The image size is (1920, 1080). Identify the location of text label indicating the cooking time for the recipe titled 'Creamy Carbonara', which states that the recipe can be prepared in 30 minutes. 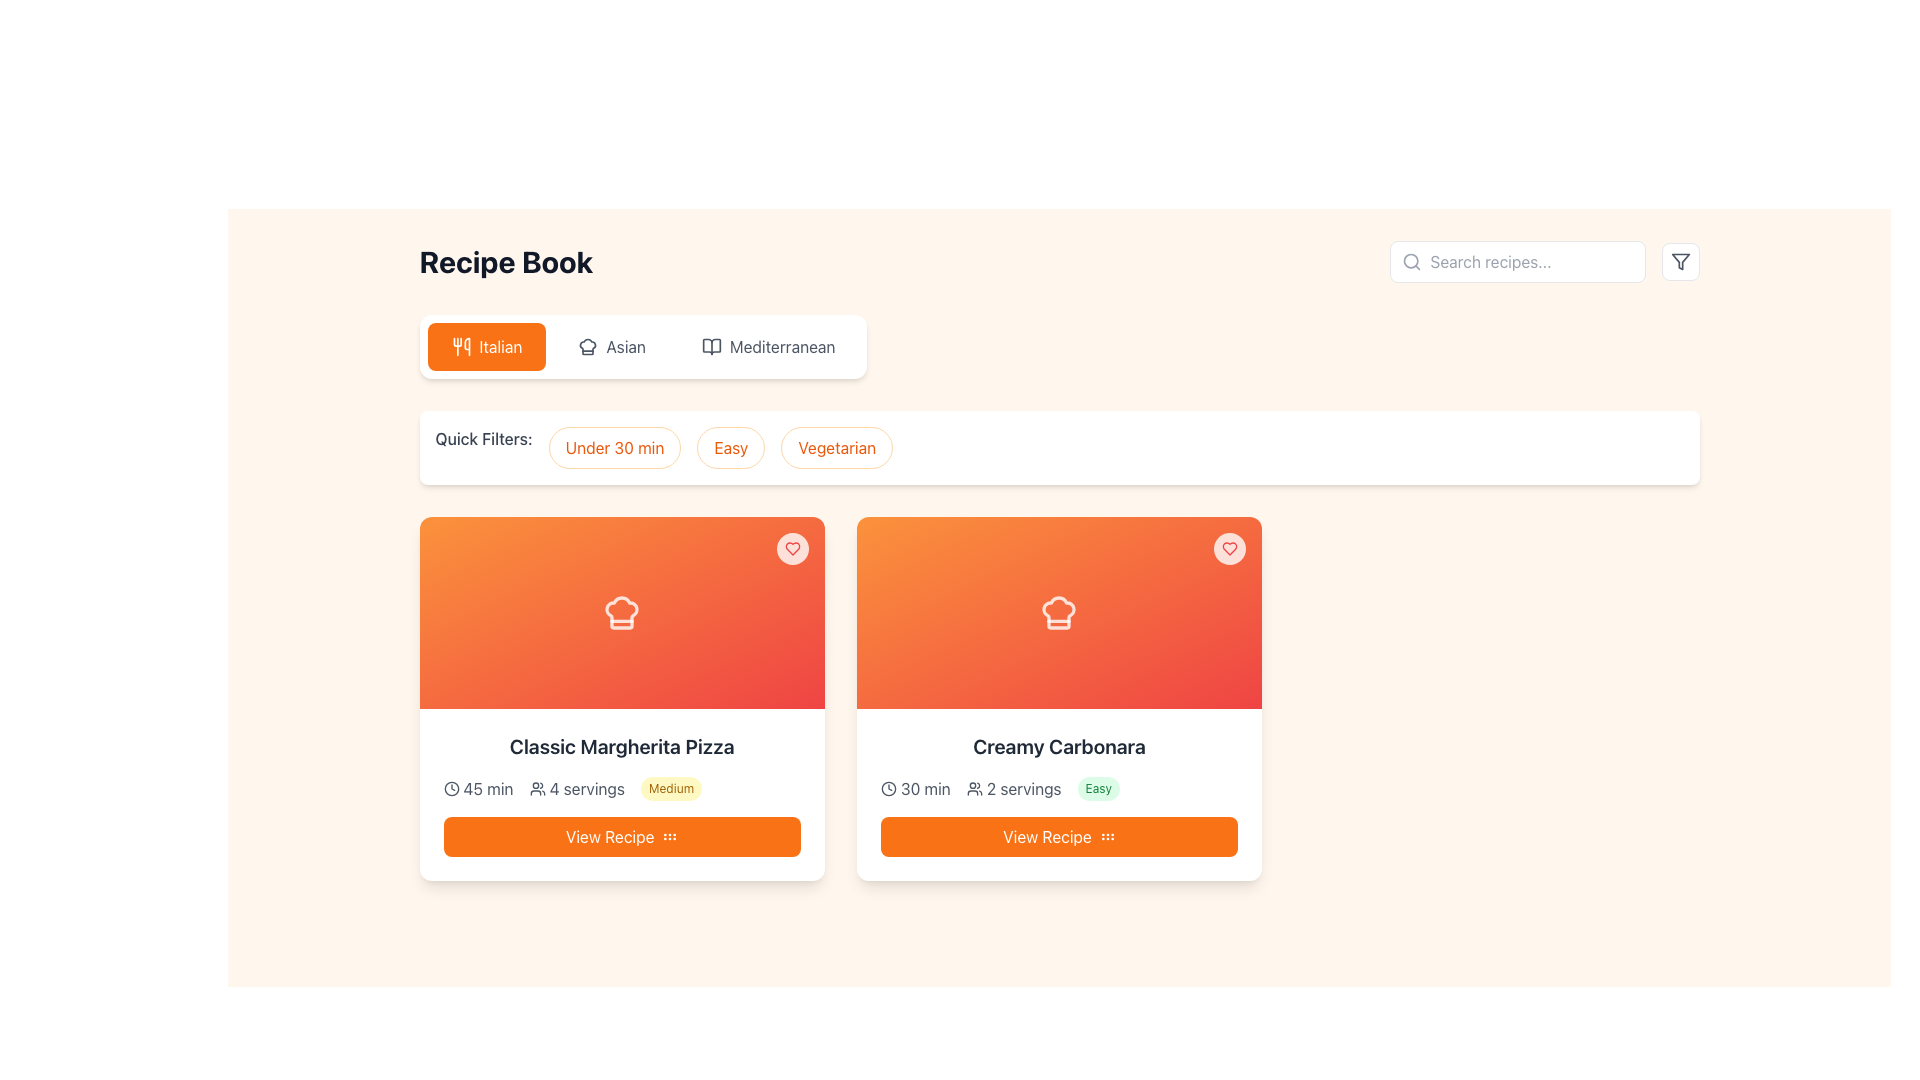
(924, 788).